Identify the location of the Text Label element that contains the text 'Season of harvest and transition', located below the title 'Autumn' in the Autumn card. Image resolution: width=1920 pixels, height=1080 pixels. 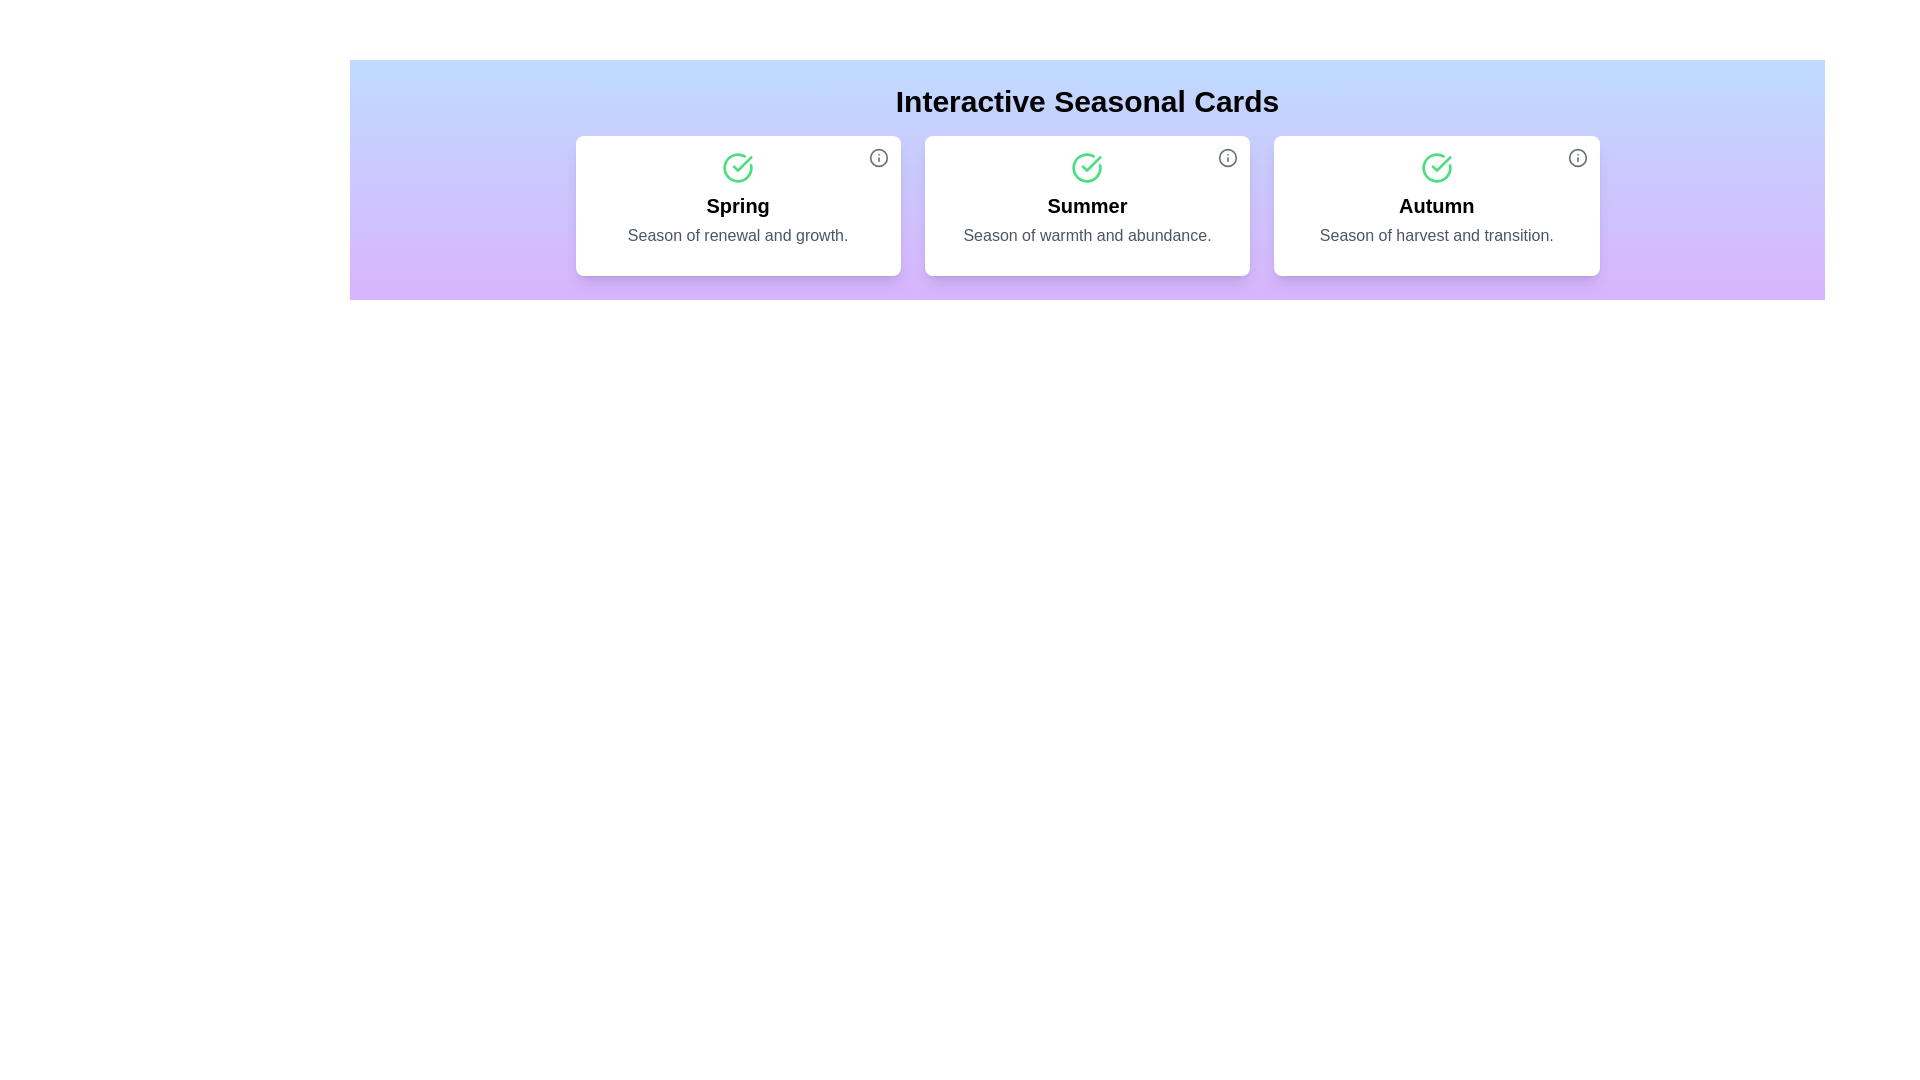
(1435, 234).